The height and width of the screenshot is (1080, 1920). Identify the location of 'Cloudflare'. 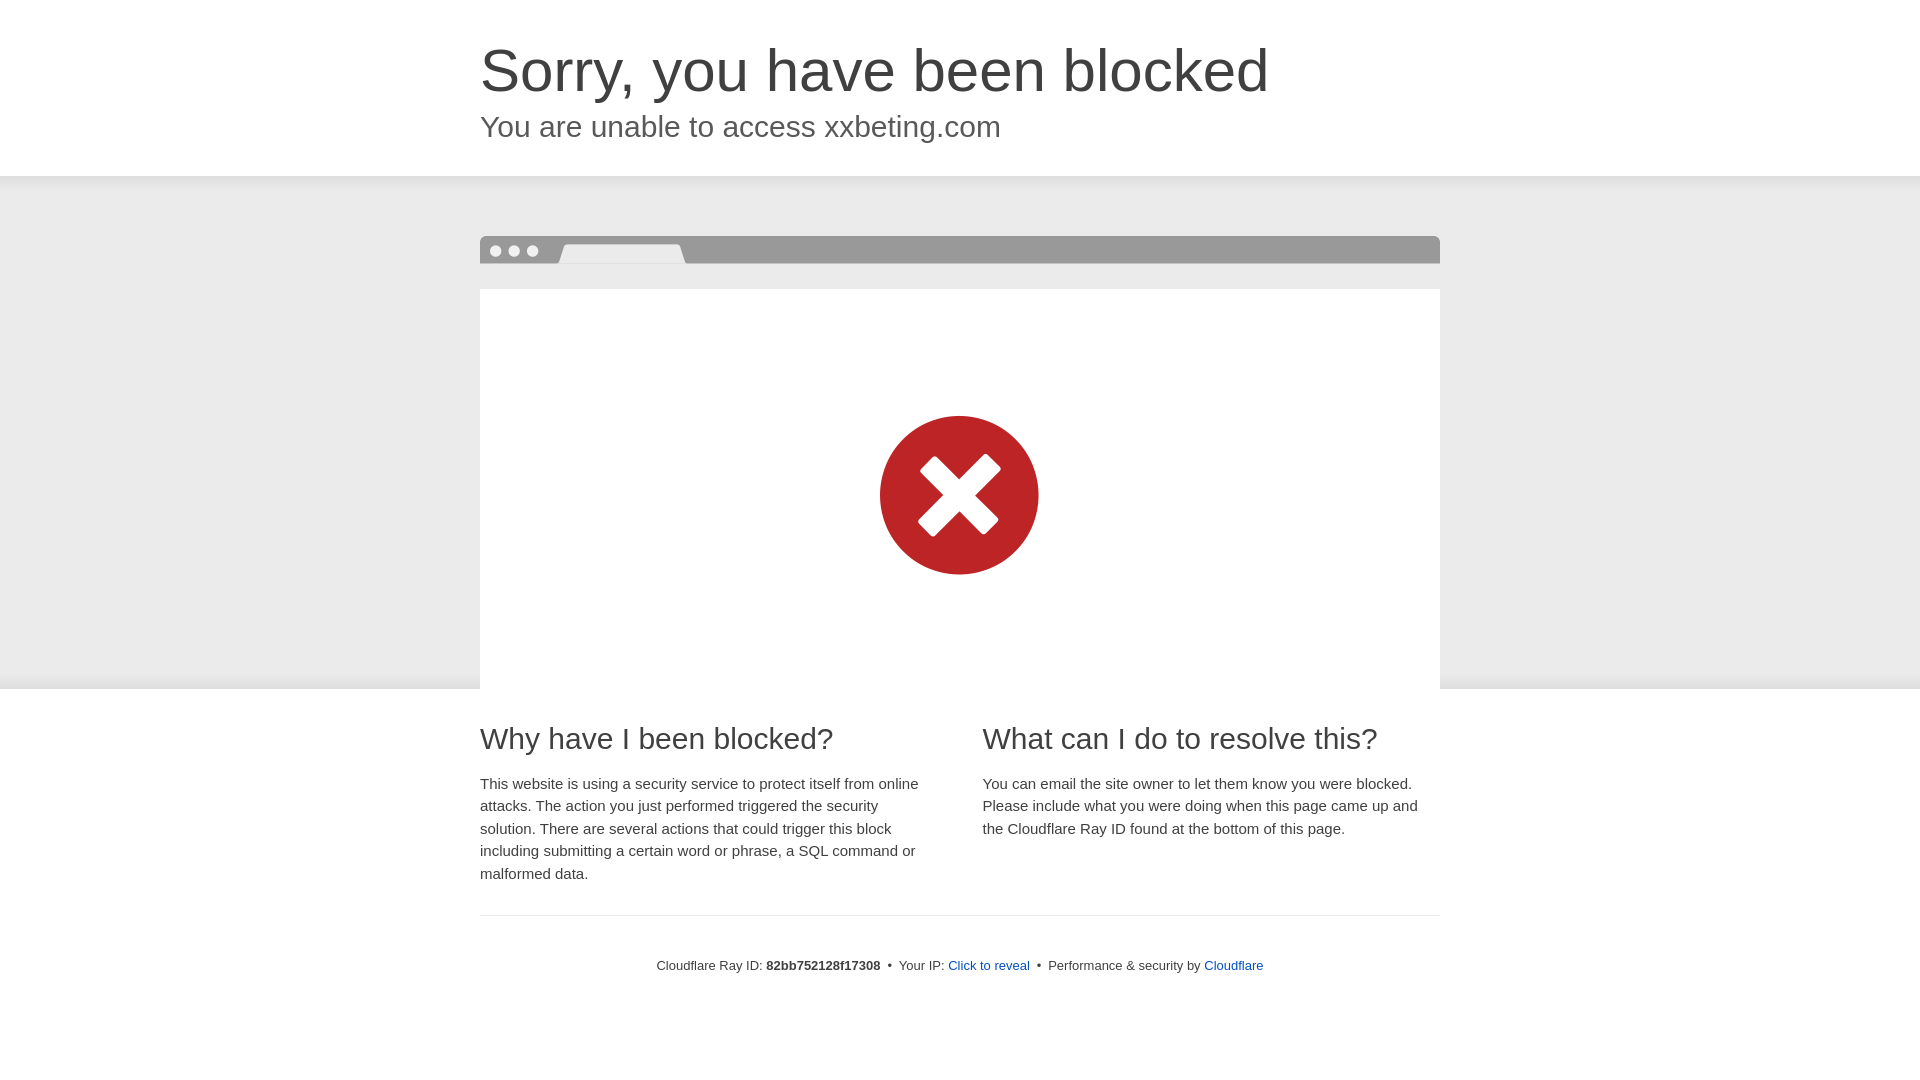
(1232, 964).